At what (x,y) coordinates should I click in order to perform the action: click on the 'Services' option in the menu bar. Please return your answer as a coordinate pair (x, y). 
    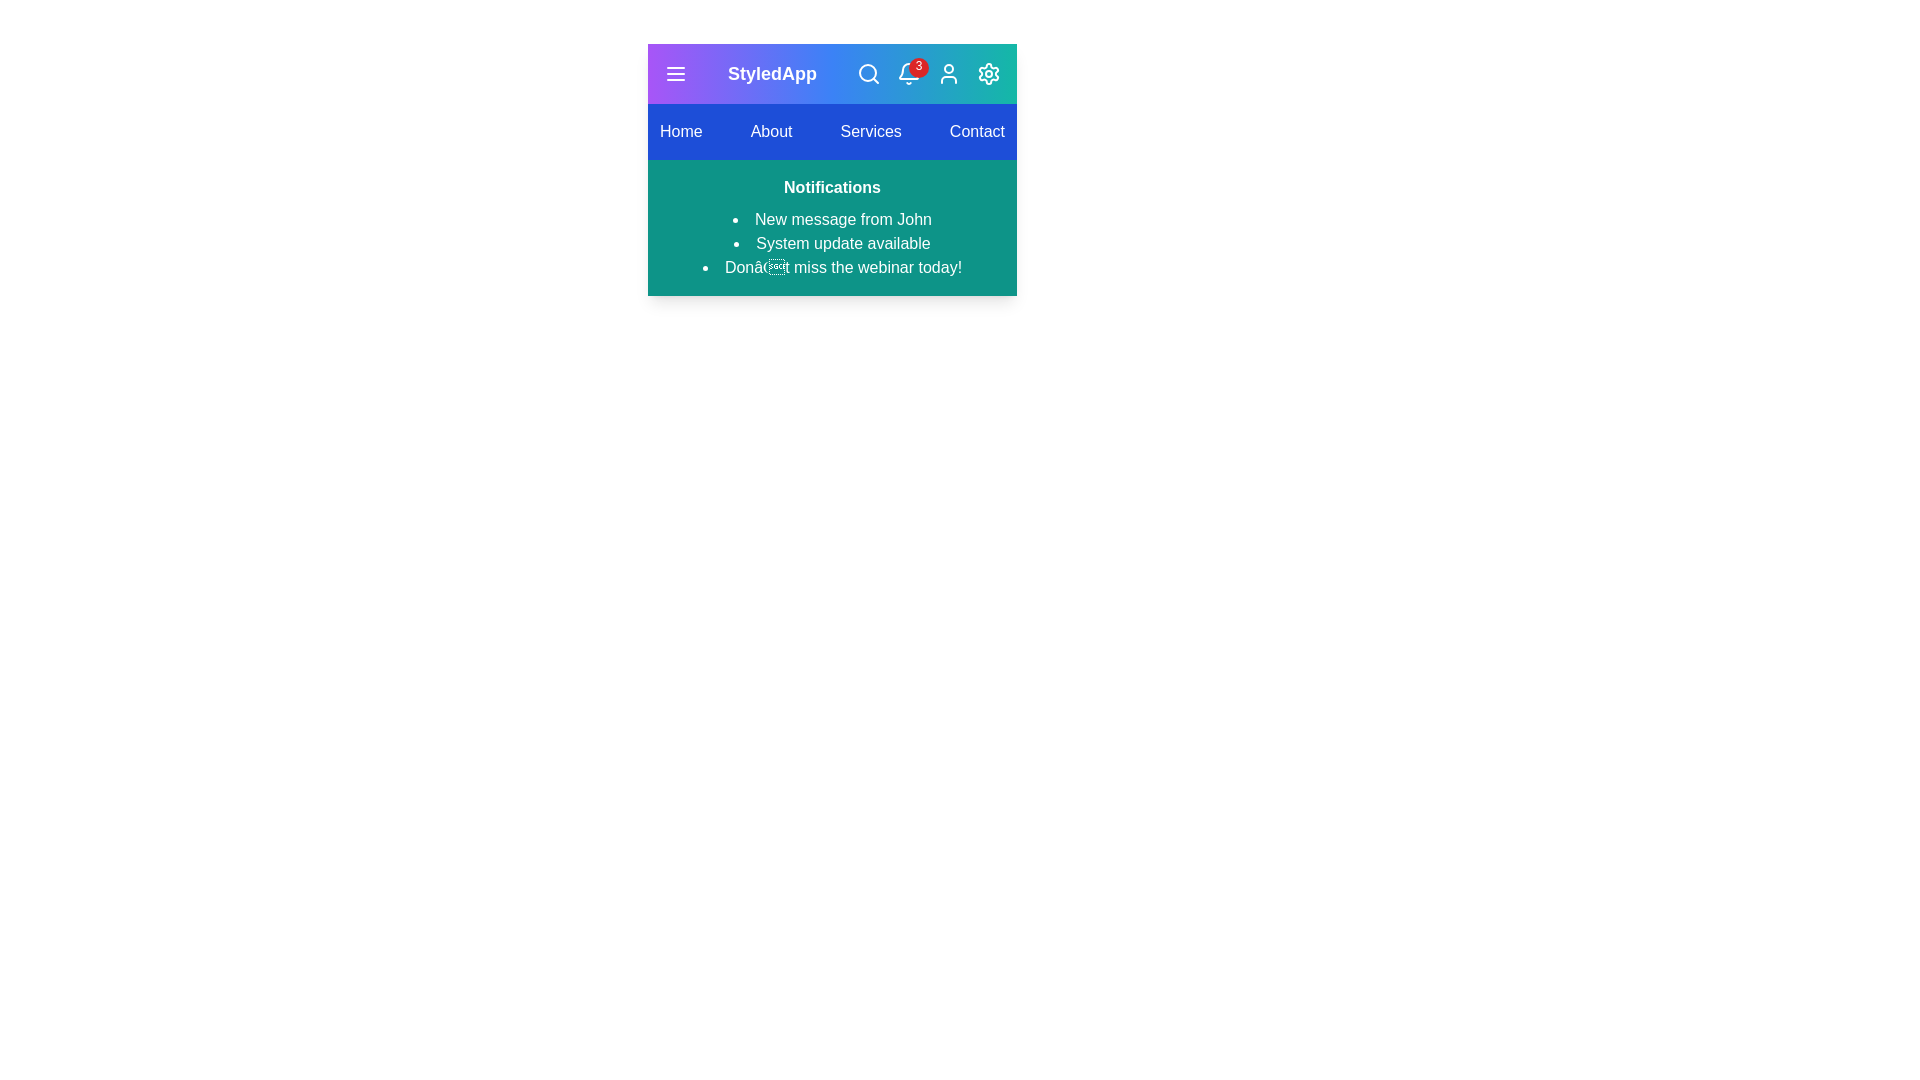
    Looking at the image, I should click on (832, 131).